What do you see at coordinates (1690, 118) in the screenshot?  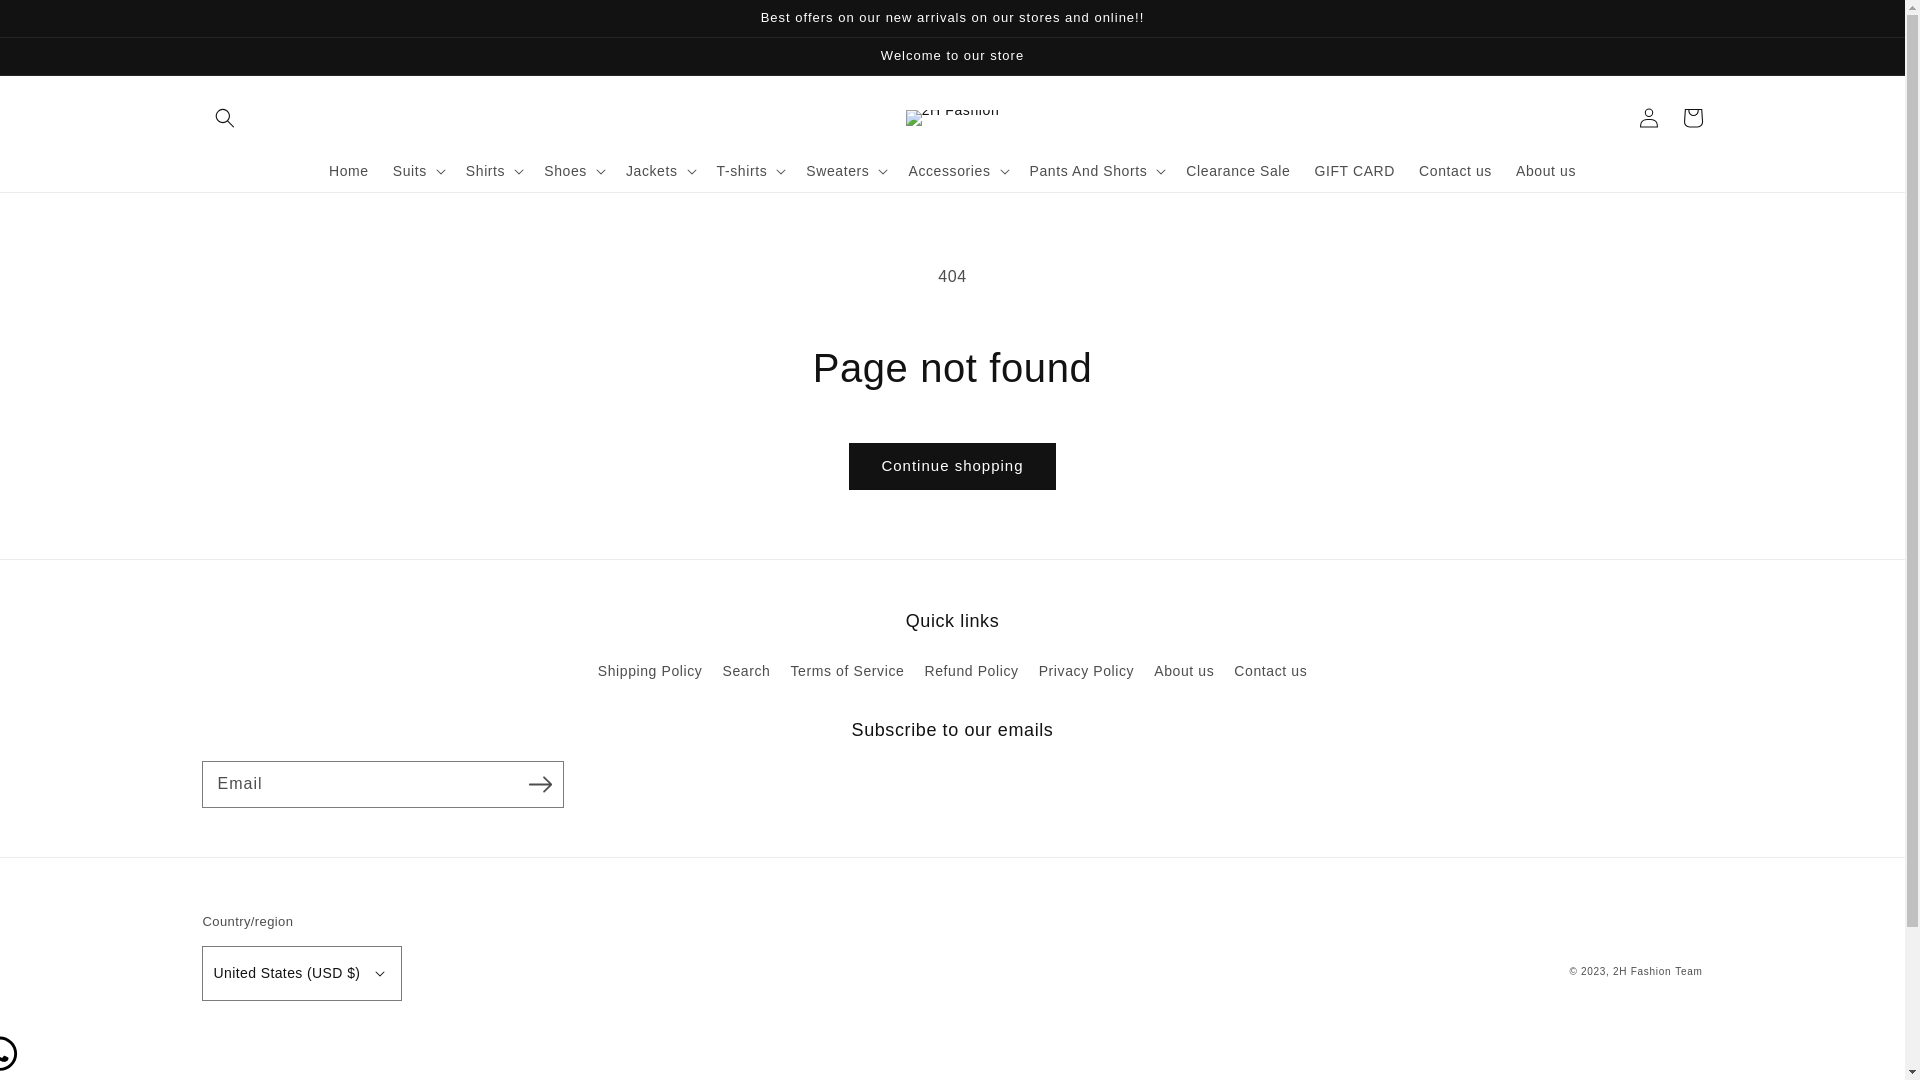 I see `'Cart'` at bounding box center [1690, 118].